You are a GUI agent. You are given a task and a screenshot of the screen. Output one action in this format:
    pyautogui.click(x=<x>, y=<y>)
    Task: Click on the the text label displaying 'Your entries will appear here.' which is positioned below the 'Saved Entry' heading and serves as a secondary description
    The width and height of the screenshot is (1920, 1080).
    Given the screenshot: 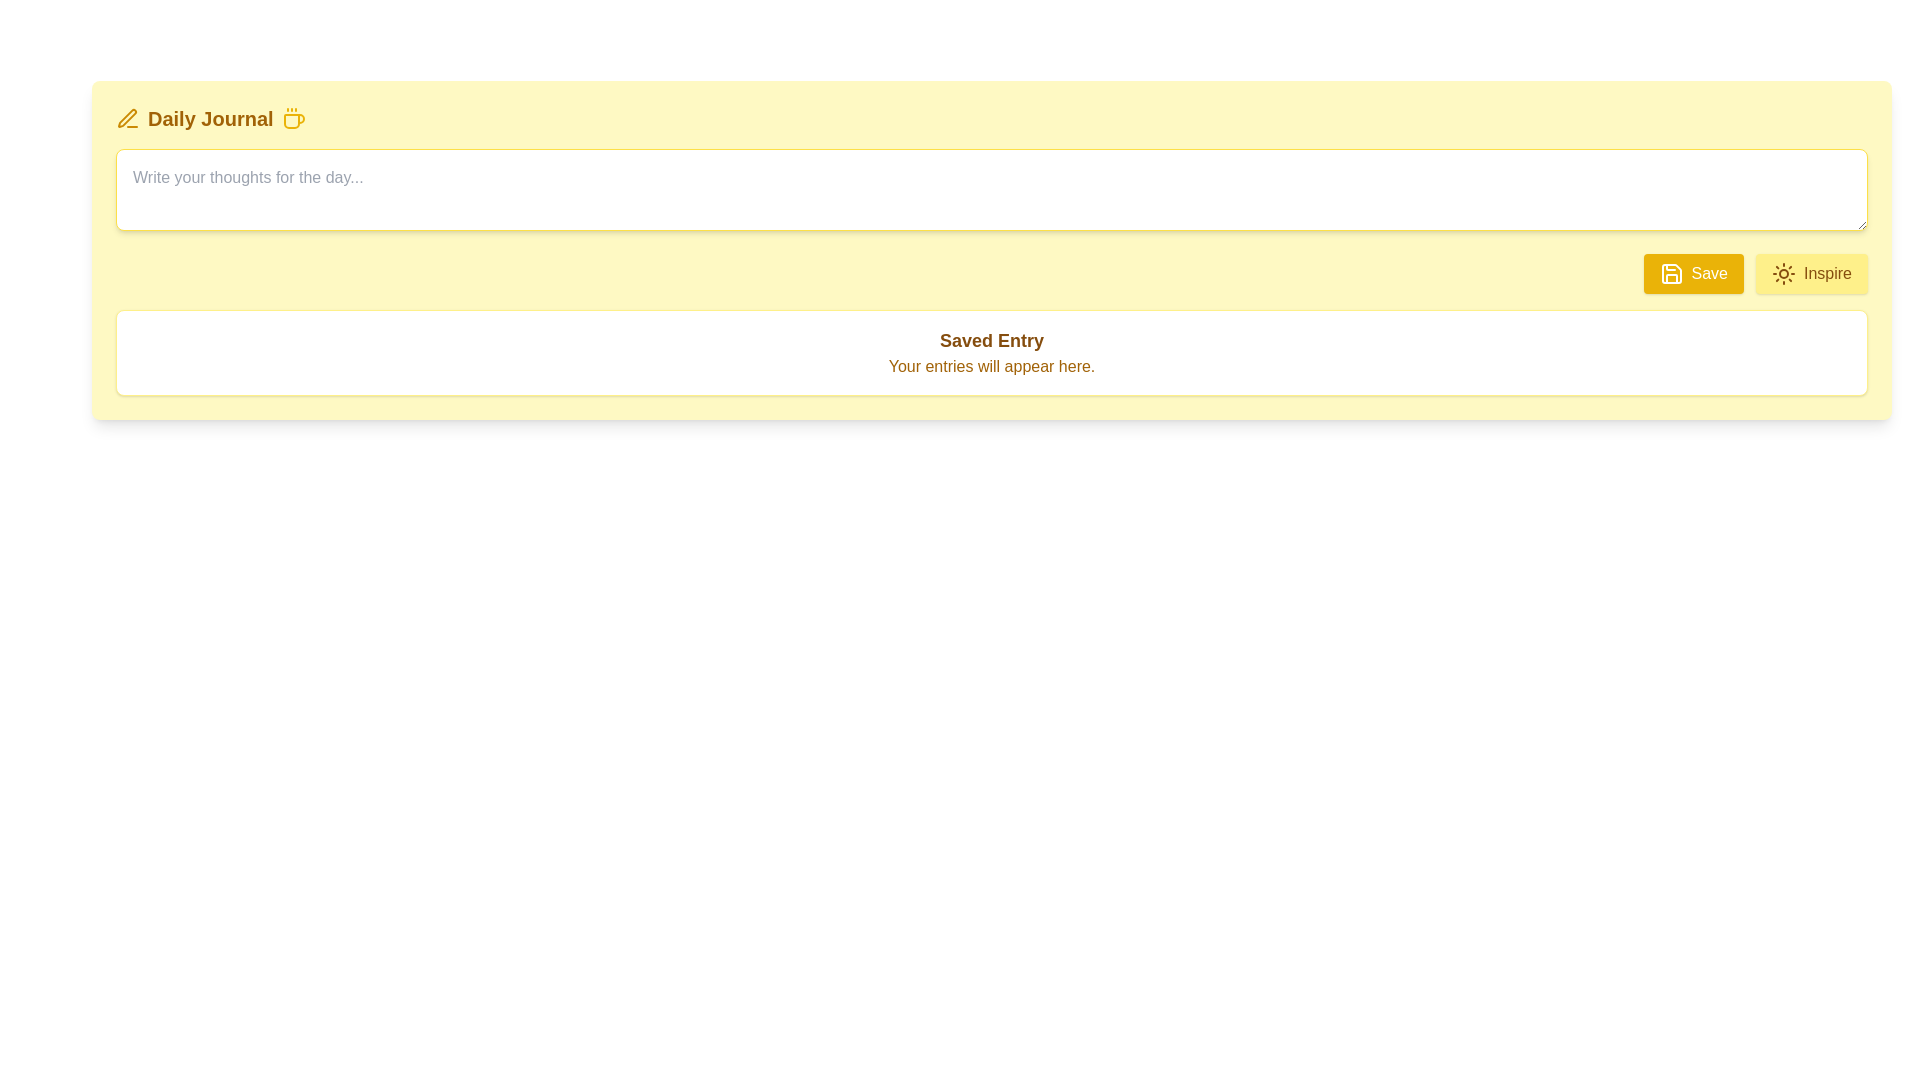 What is the action you would take?
    pyautogui.click(x=992, y=366)
    